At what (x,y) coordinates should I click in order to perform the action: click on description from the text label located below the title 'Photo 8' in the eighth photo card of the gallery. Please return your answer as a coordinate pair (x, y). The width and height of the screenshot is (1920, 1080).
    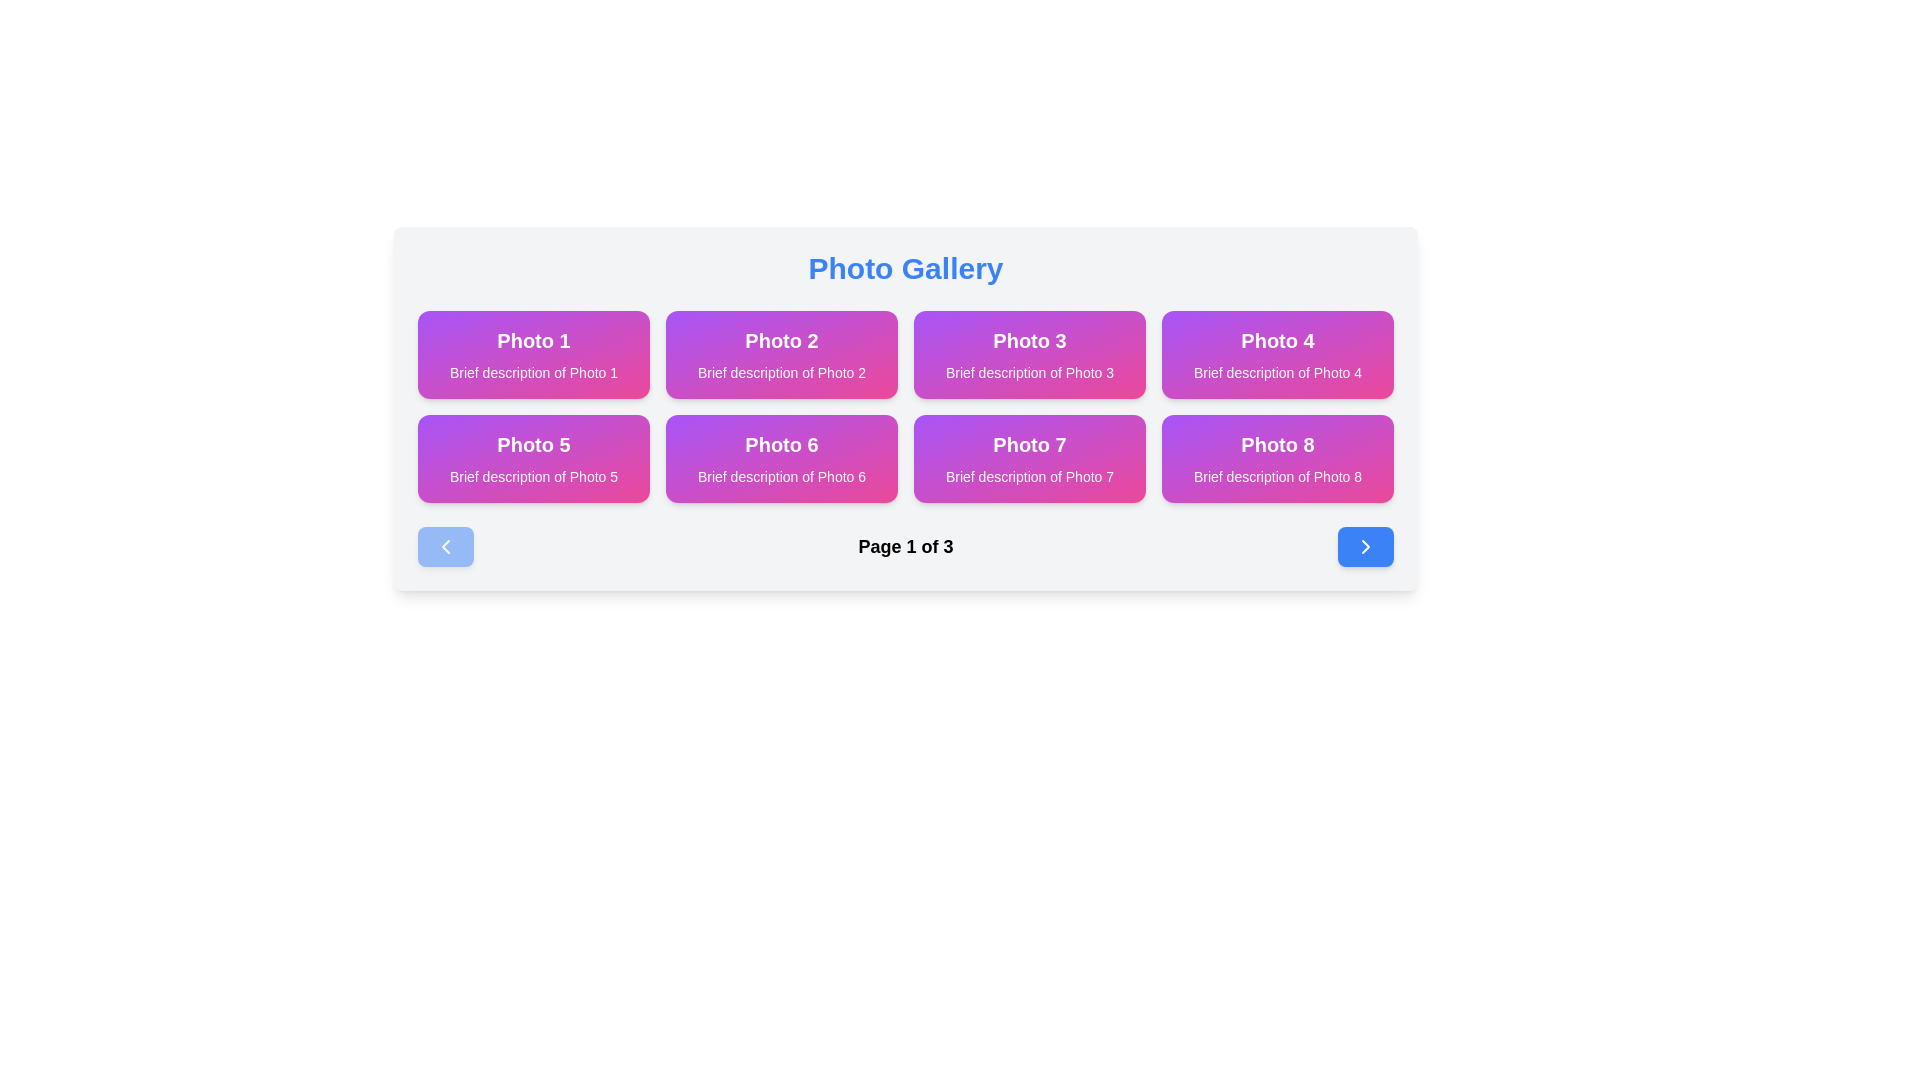
    Looking at the image, I should click on (1276, 477).